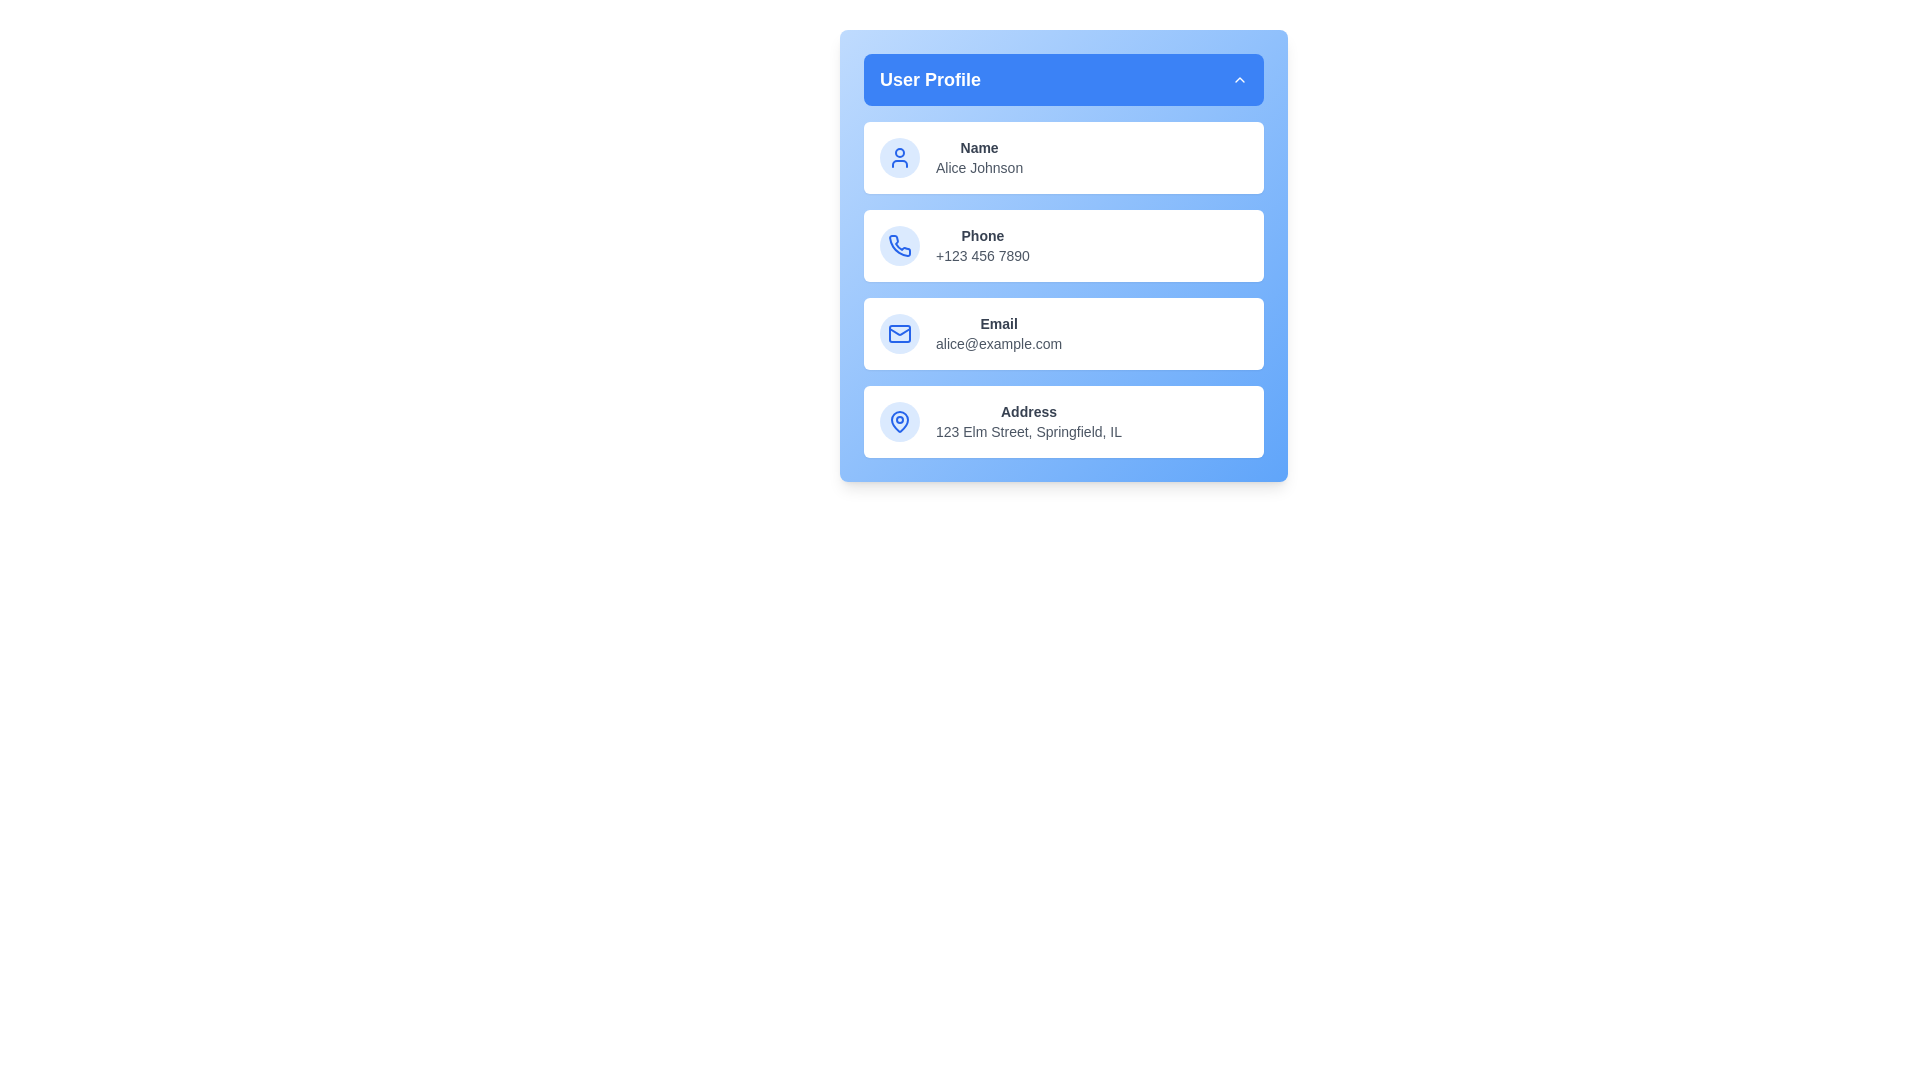 Image resolution: width=1920 pixels, height=1080 pixels. What do you see at coordinates (1238, 79) in the screenshot?
I see `the toggle icon on the far right of the 'User Profile' header` at bounding box center [1238, 79].